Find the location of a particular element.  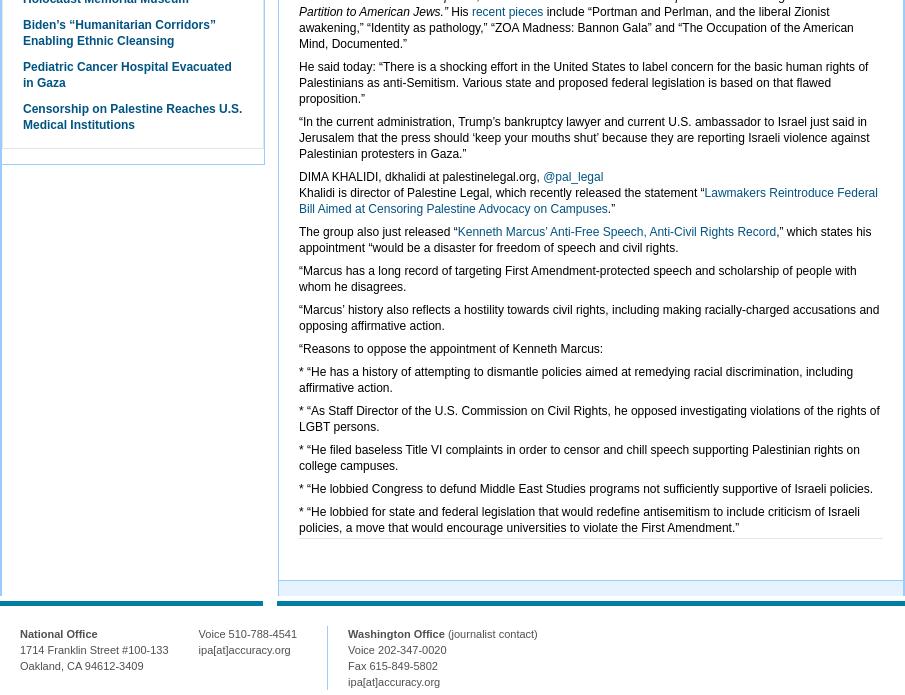

'Kenneth Marcus’ Anti-Free Speech, Anti-Civil Rights Record' is located at coordinates (615, 230).